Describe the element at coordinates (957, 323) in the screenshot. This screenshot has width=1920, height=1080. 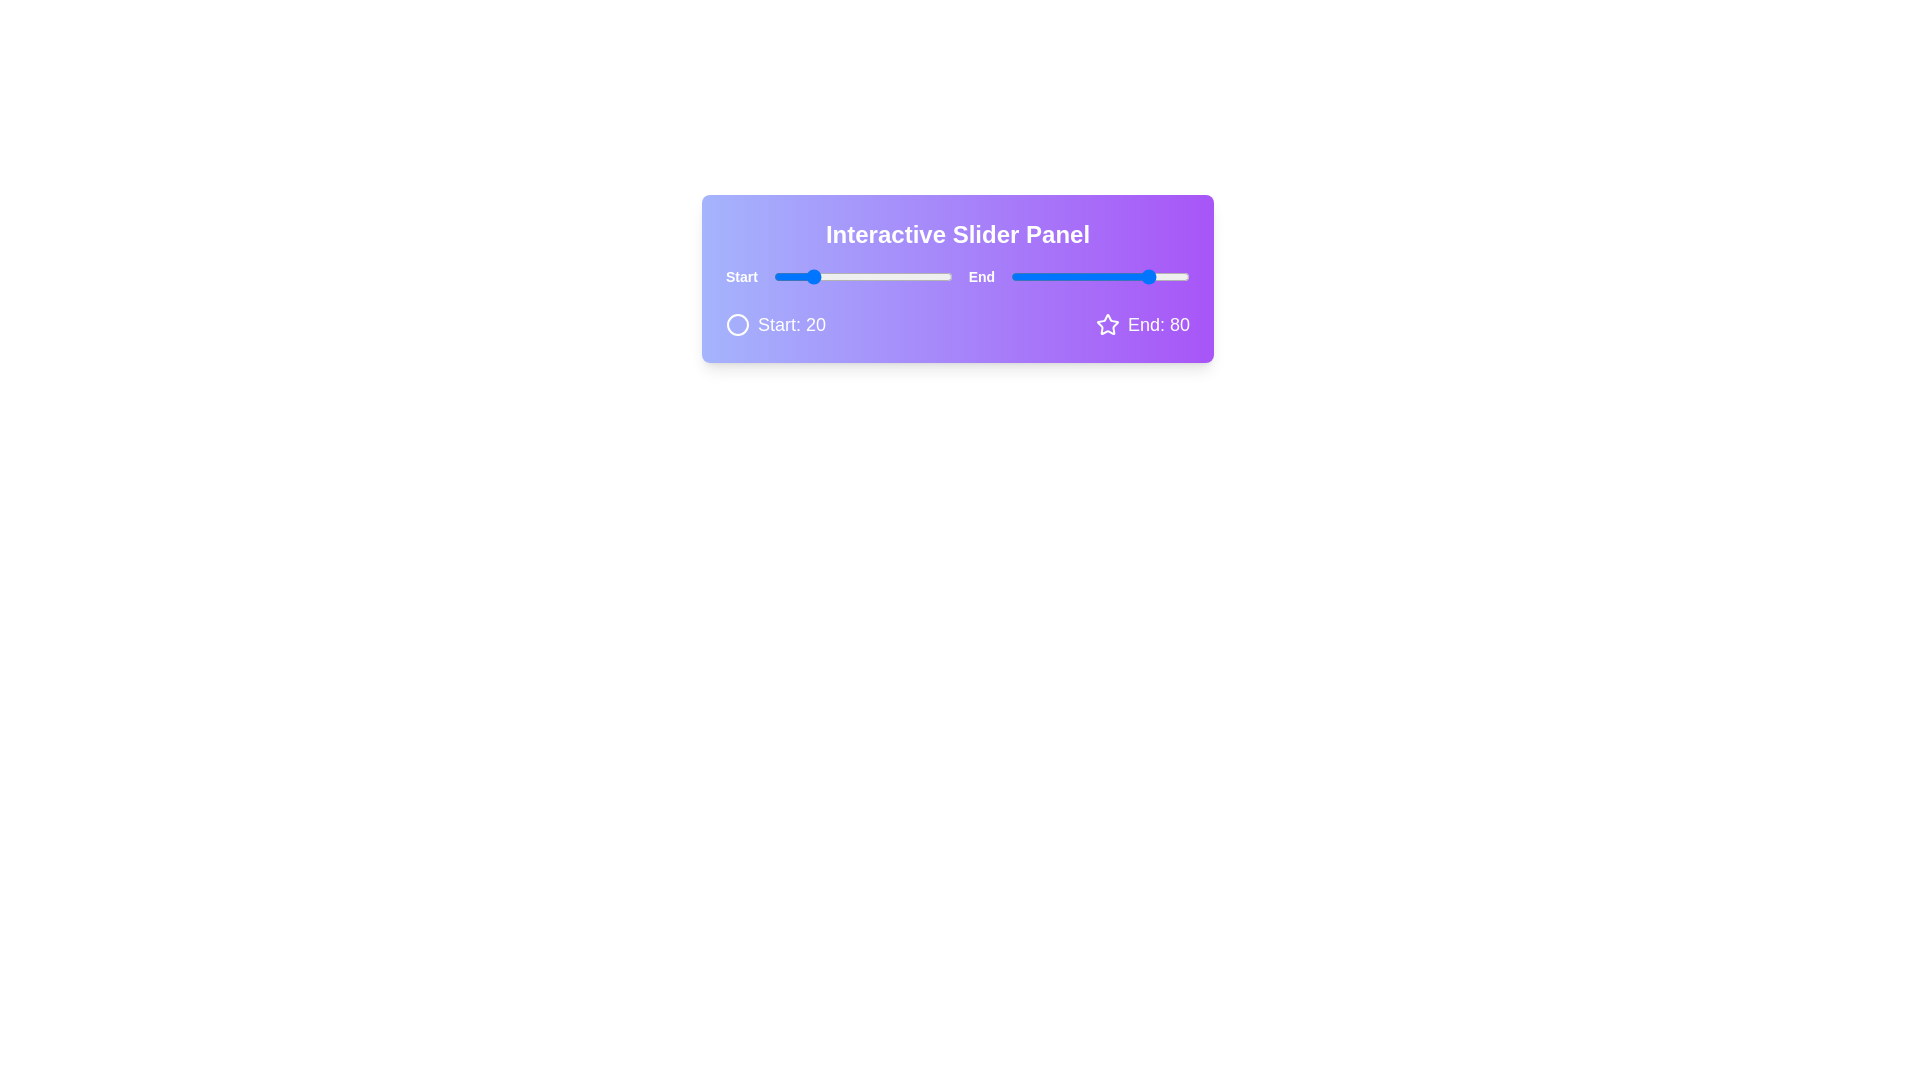
I see `the Information Display Bar element located at the bottom of the Interactive Slider Panel, which displays 'Start: 20' on the left and 'End: 80' on the right` at that location.